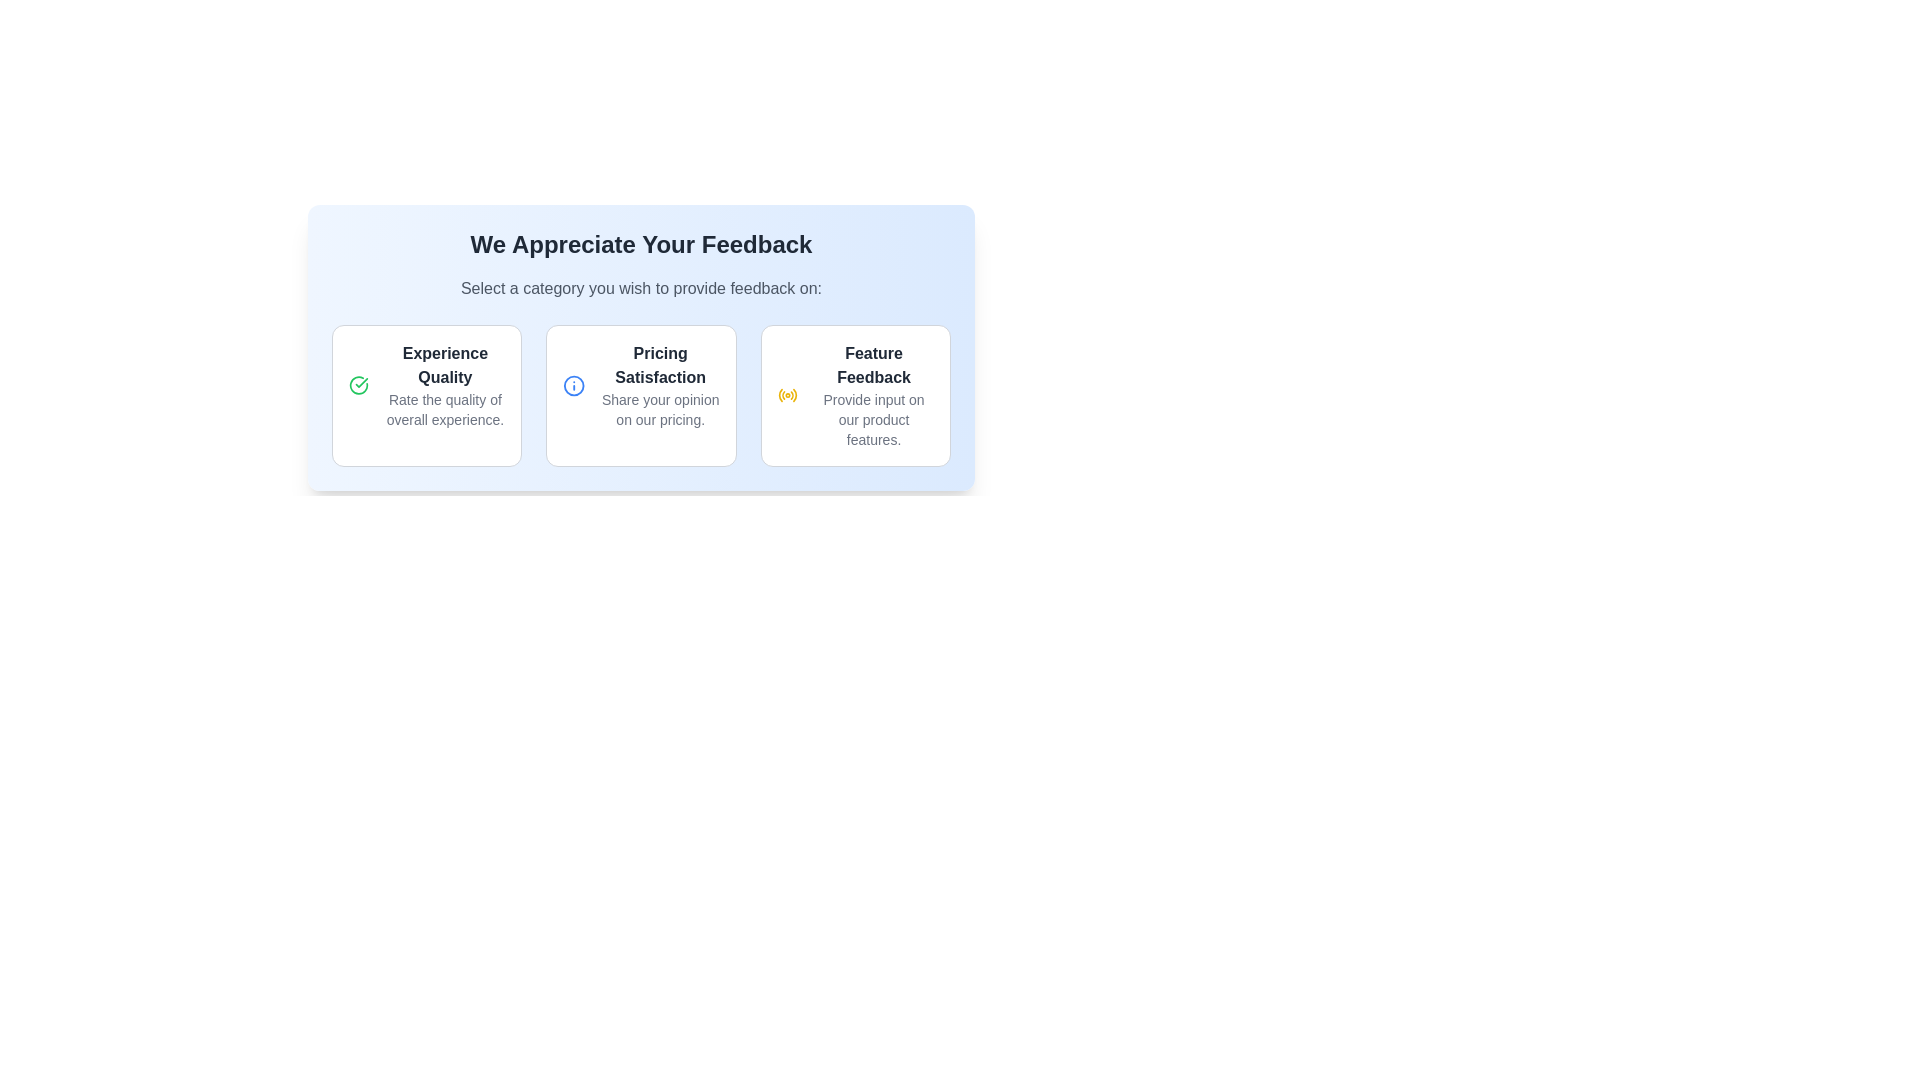 This screenshot has width=1920, height=1080. I want to click on the pricing satisfaction card, which is the second card in a 1x3 grid layout, to initiate interaction, so click(641, 396).